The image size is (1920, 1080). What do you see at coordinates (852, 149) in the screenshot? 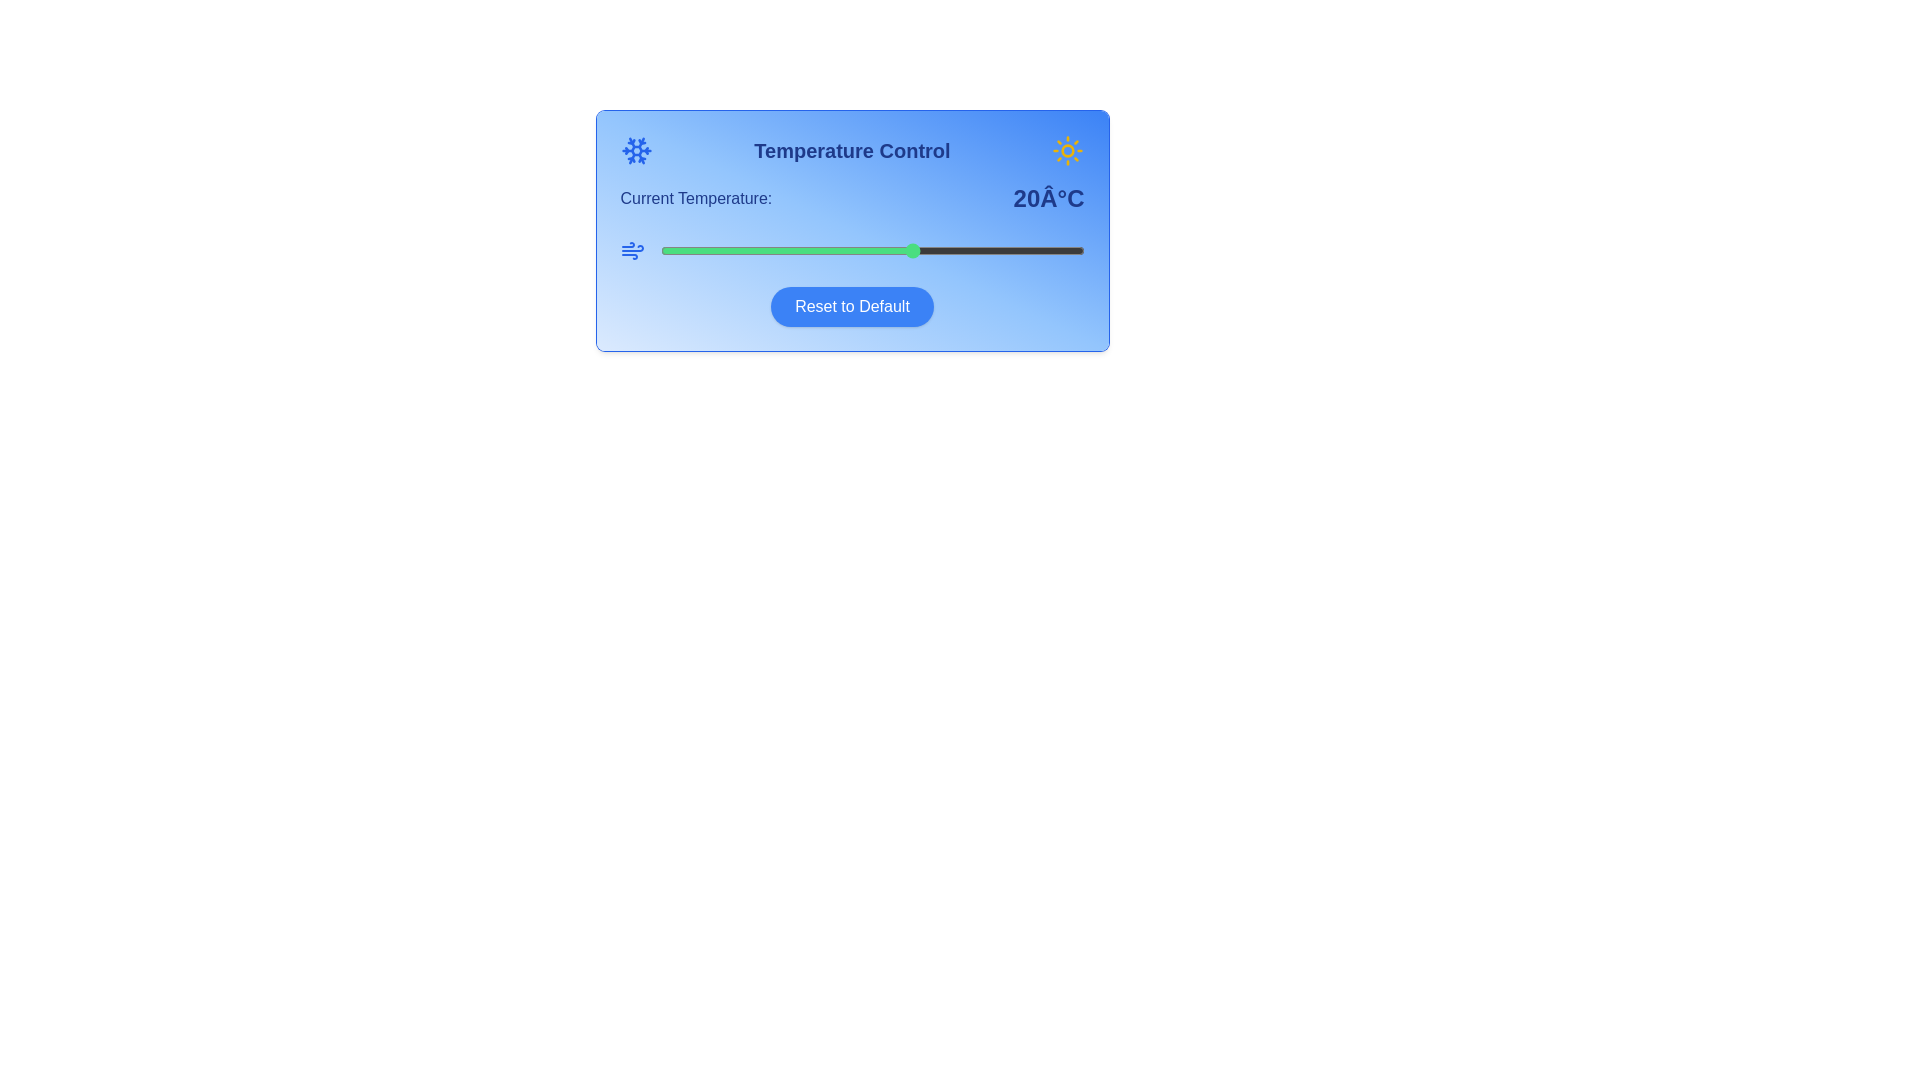
I see `the 'Temperature Control' text label, which is styled in bold, large font and is dark blue against a light blue background, located centrally between a snowflake icon and a sun icon` at bounding box center [852, 149].